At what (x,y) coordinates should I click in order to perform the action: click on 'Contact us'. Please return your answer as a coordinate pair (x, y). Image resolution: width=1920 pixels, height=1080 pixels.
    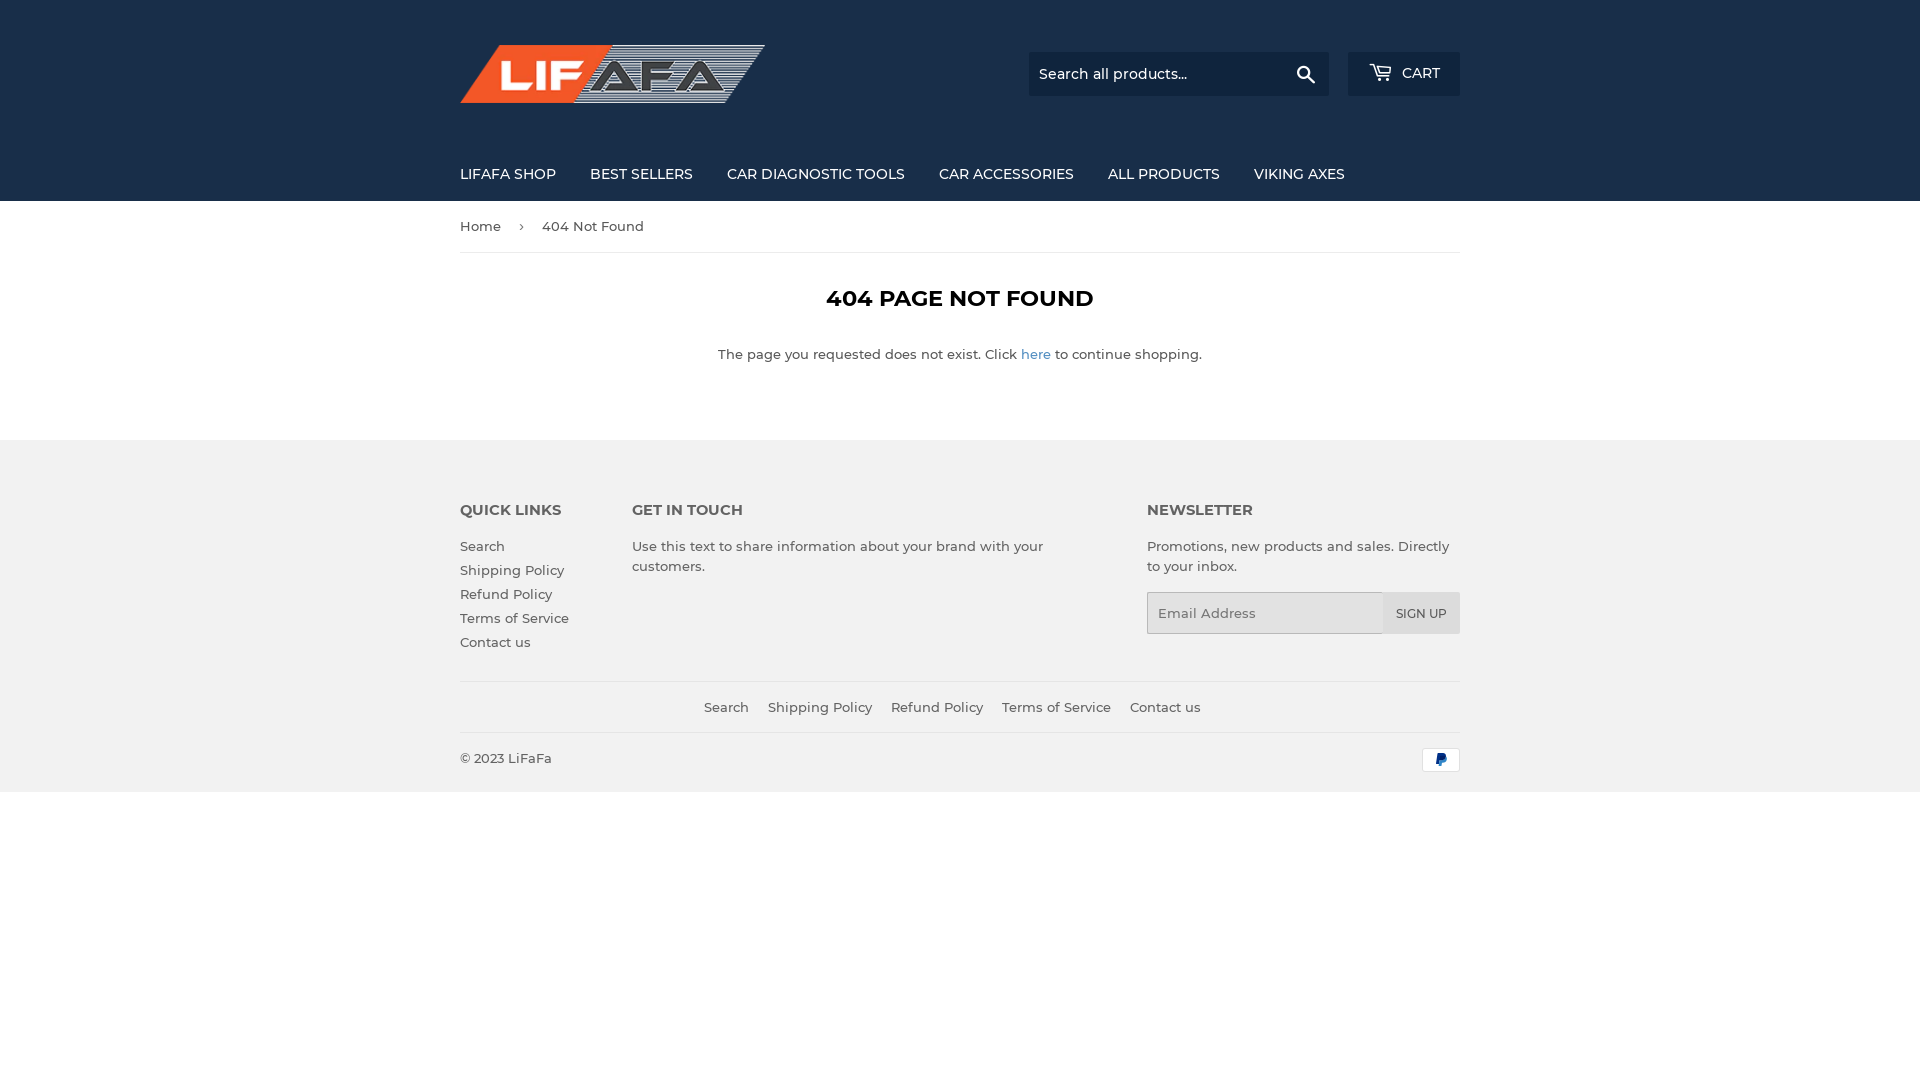
    Looking at the image, I should click on (459, 641).